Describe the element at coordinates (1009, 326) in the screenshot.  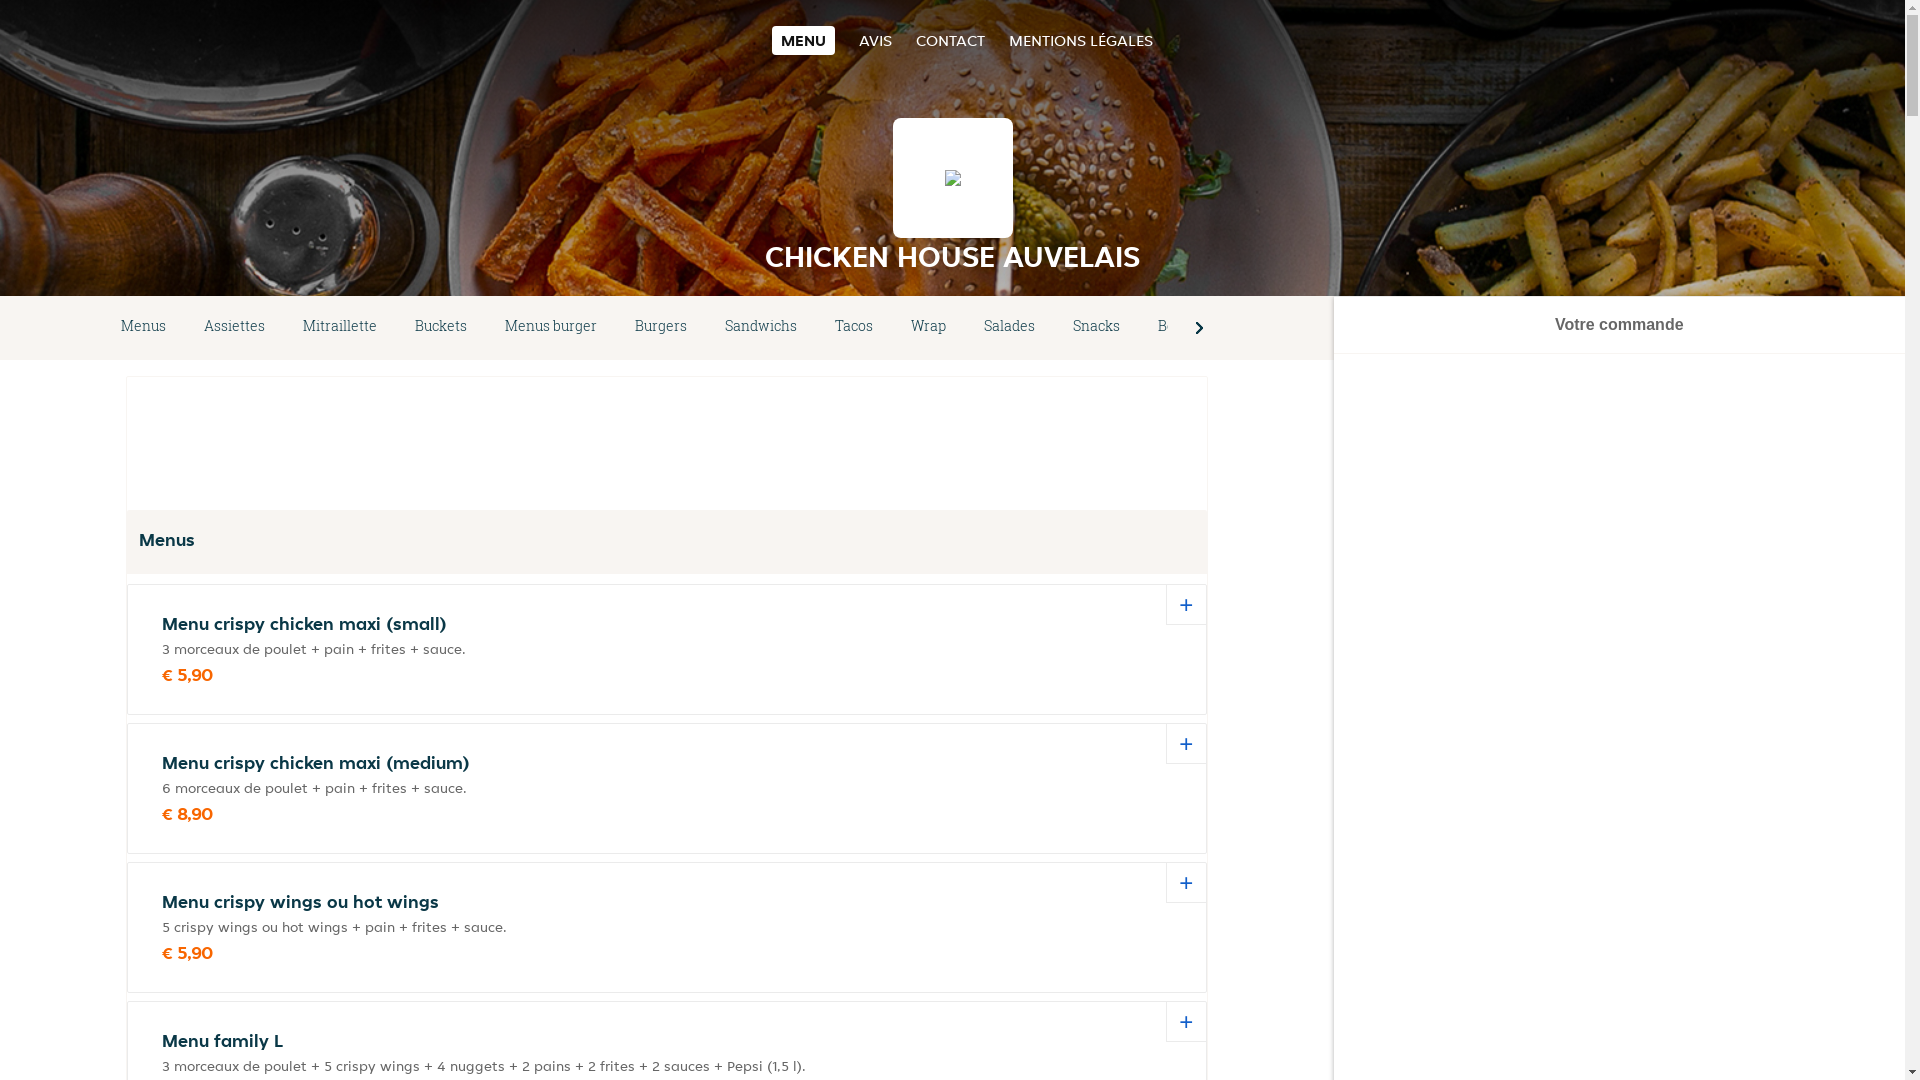
I see `'Salades'` at that location.